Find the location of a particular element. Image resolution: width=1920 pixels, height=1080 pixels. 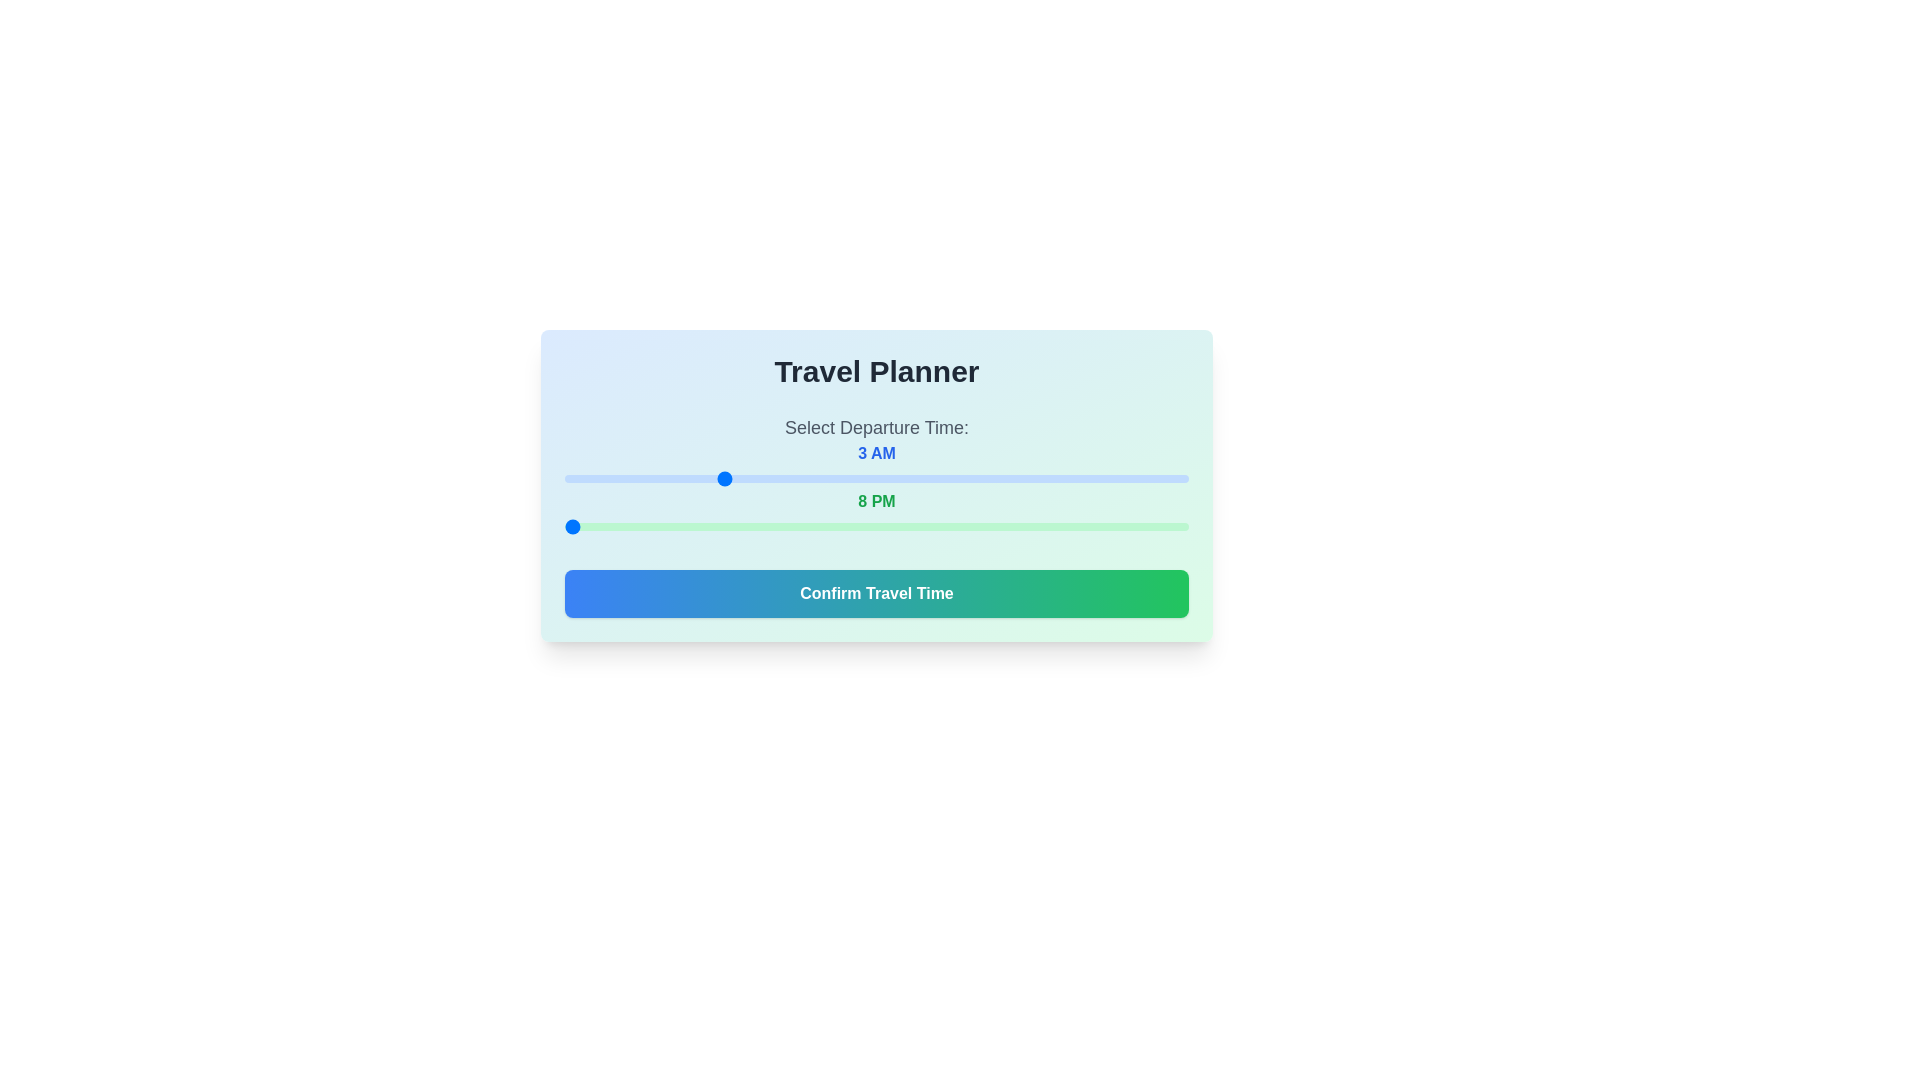

the interactive panel located centrally in the UI is located at coordinates (877, 486).